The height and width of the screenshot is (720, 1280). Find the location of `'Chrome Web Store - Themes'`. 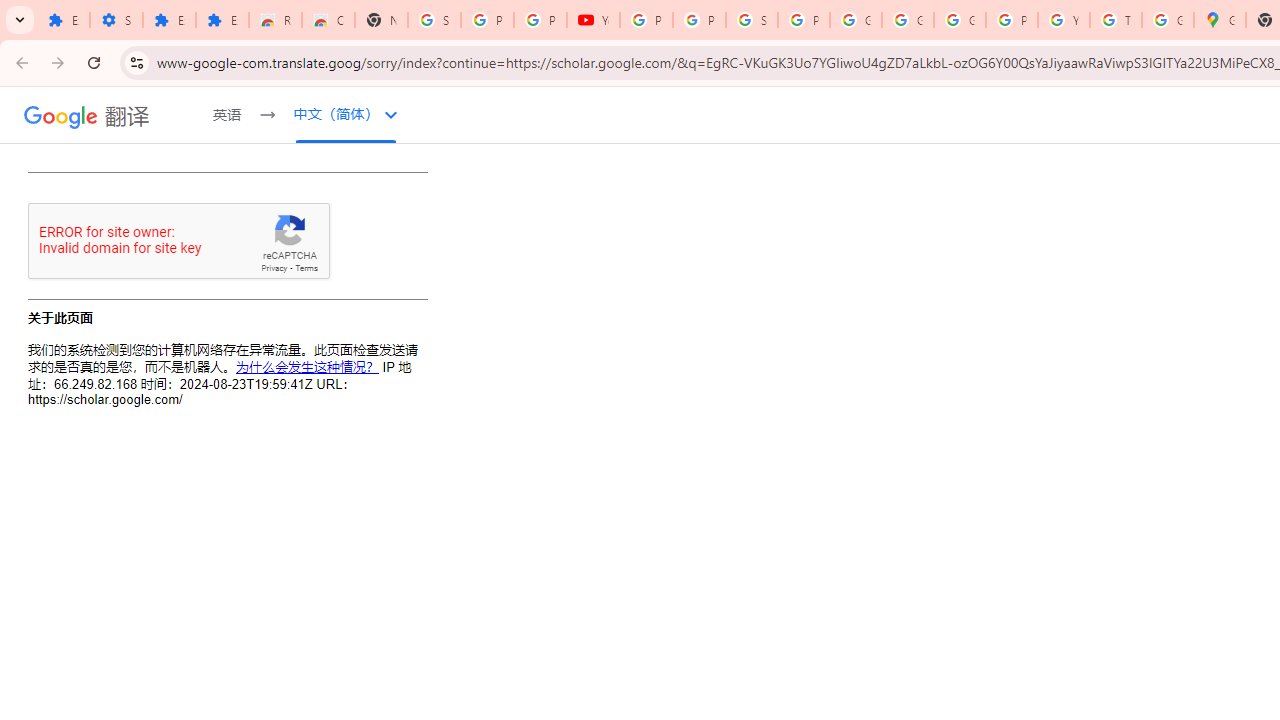

'Chrome Web Store - Themes' is located at coordinates (328, 20).